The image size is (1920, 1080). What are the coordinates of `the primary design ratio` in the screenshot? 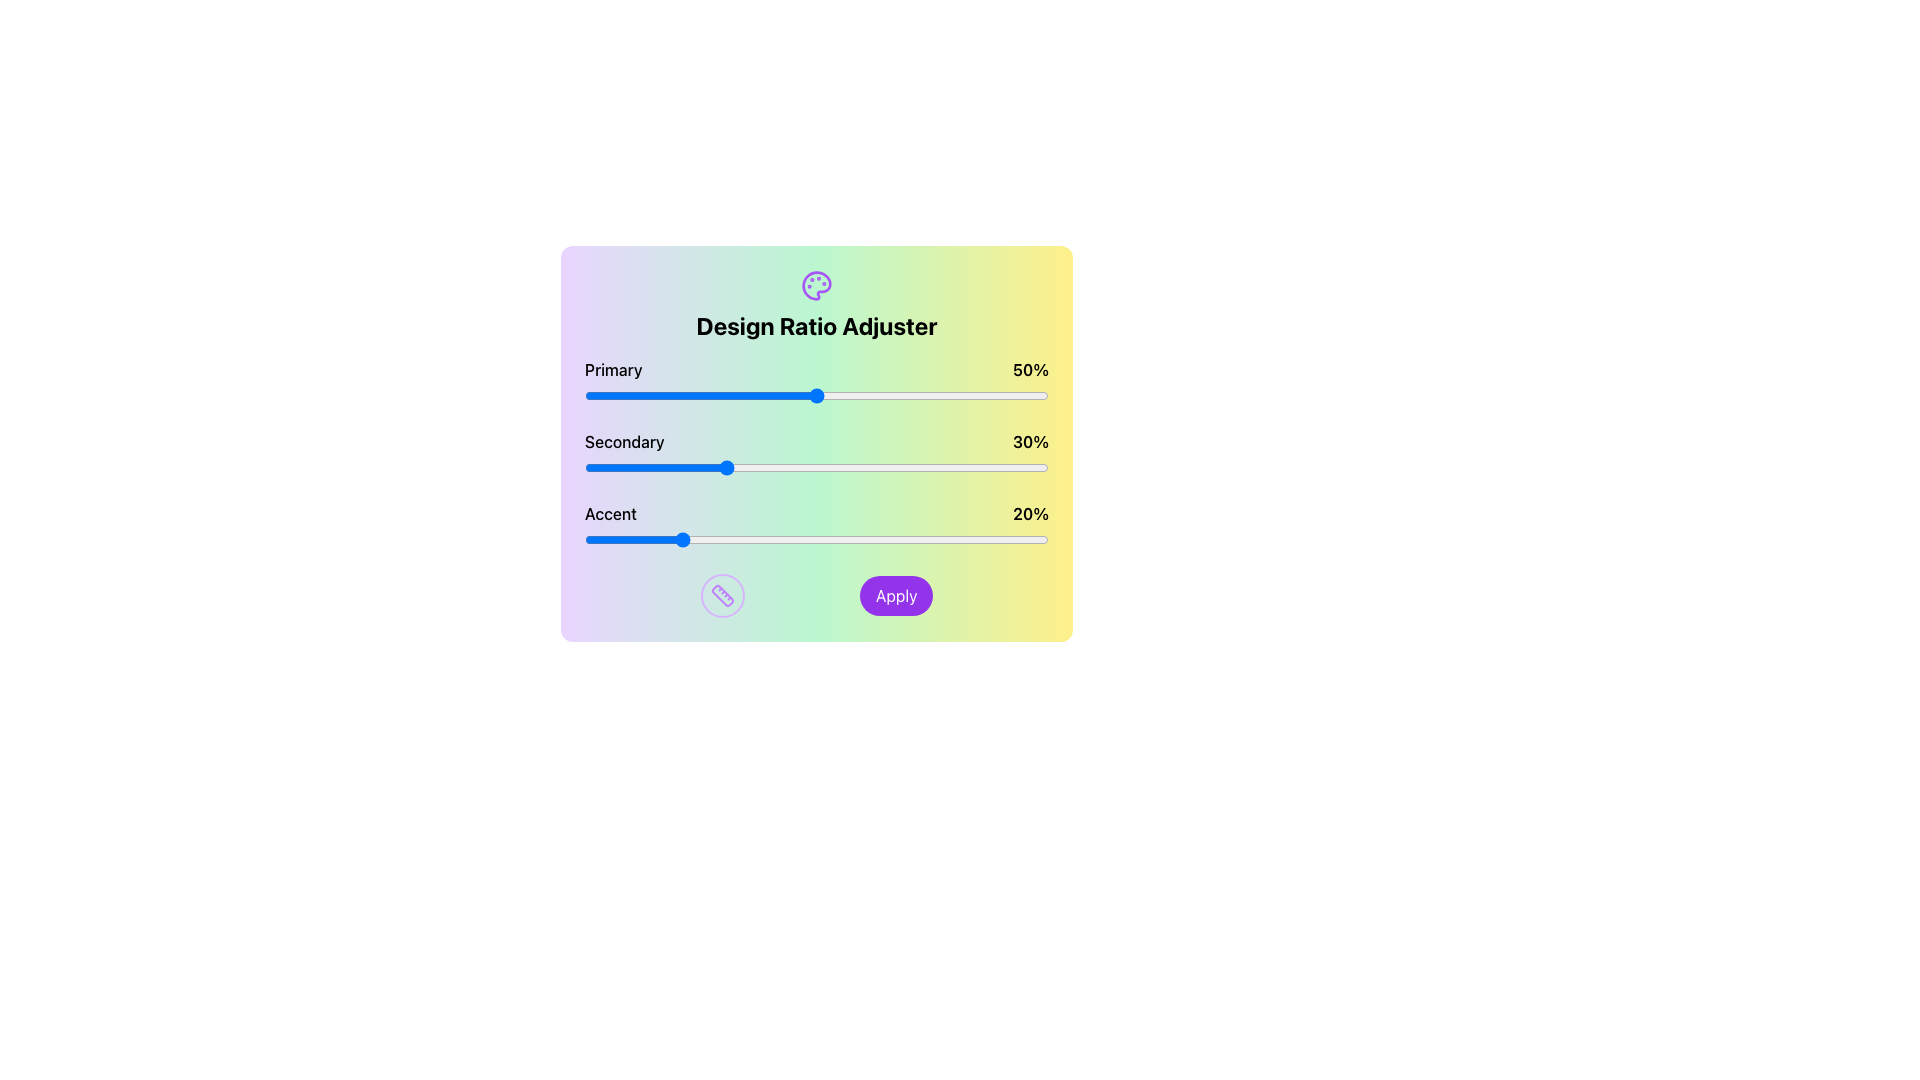 It's located at (783, 396).